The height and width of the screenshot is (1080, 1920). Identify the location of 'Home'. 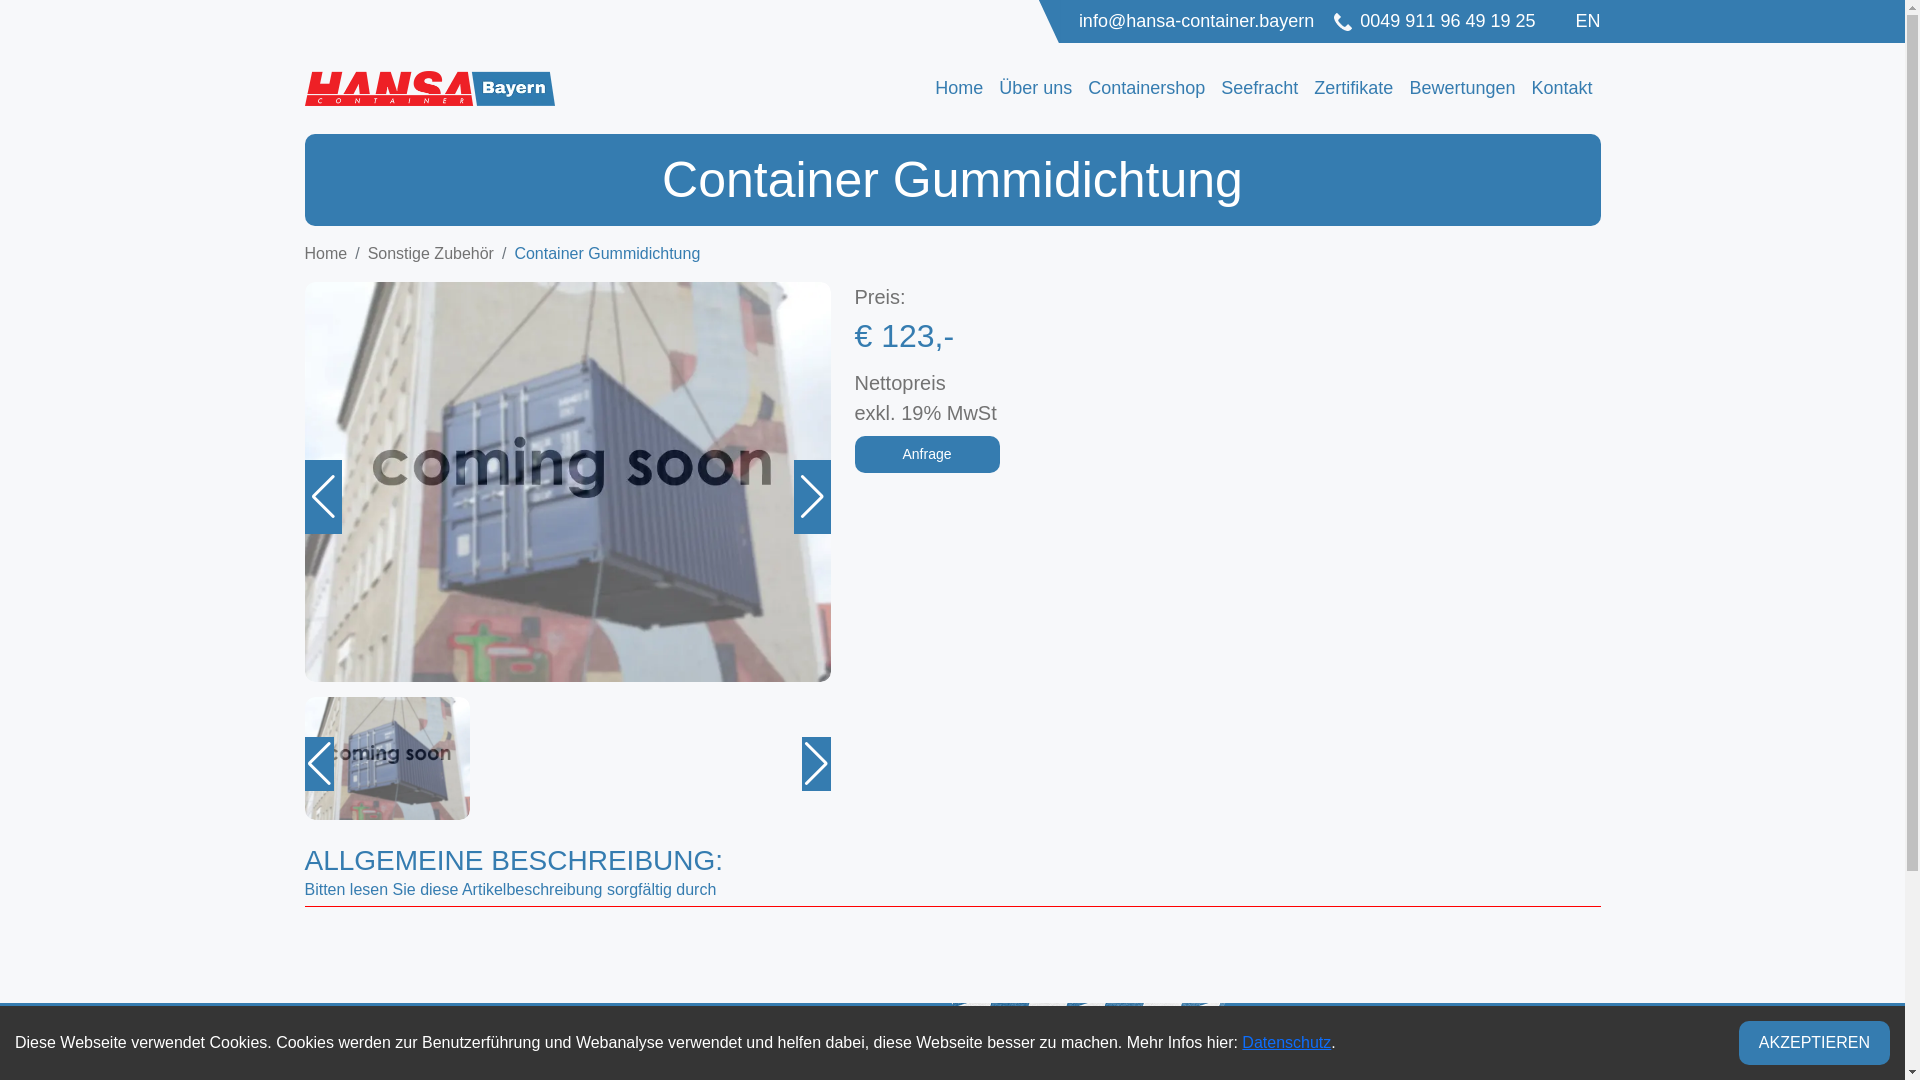
(958, 87).